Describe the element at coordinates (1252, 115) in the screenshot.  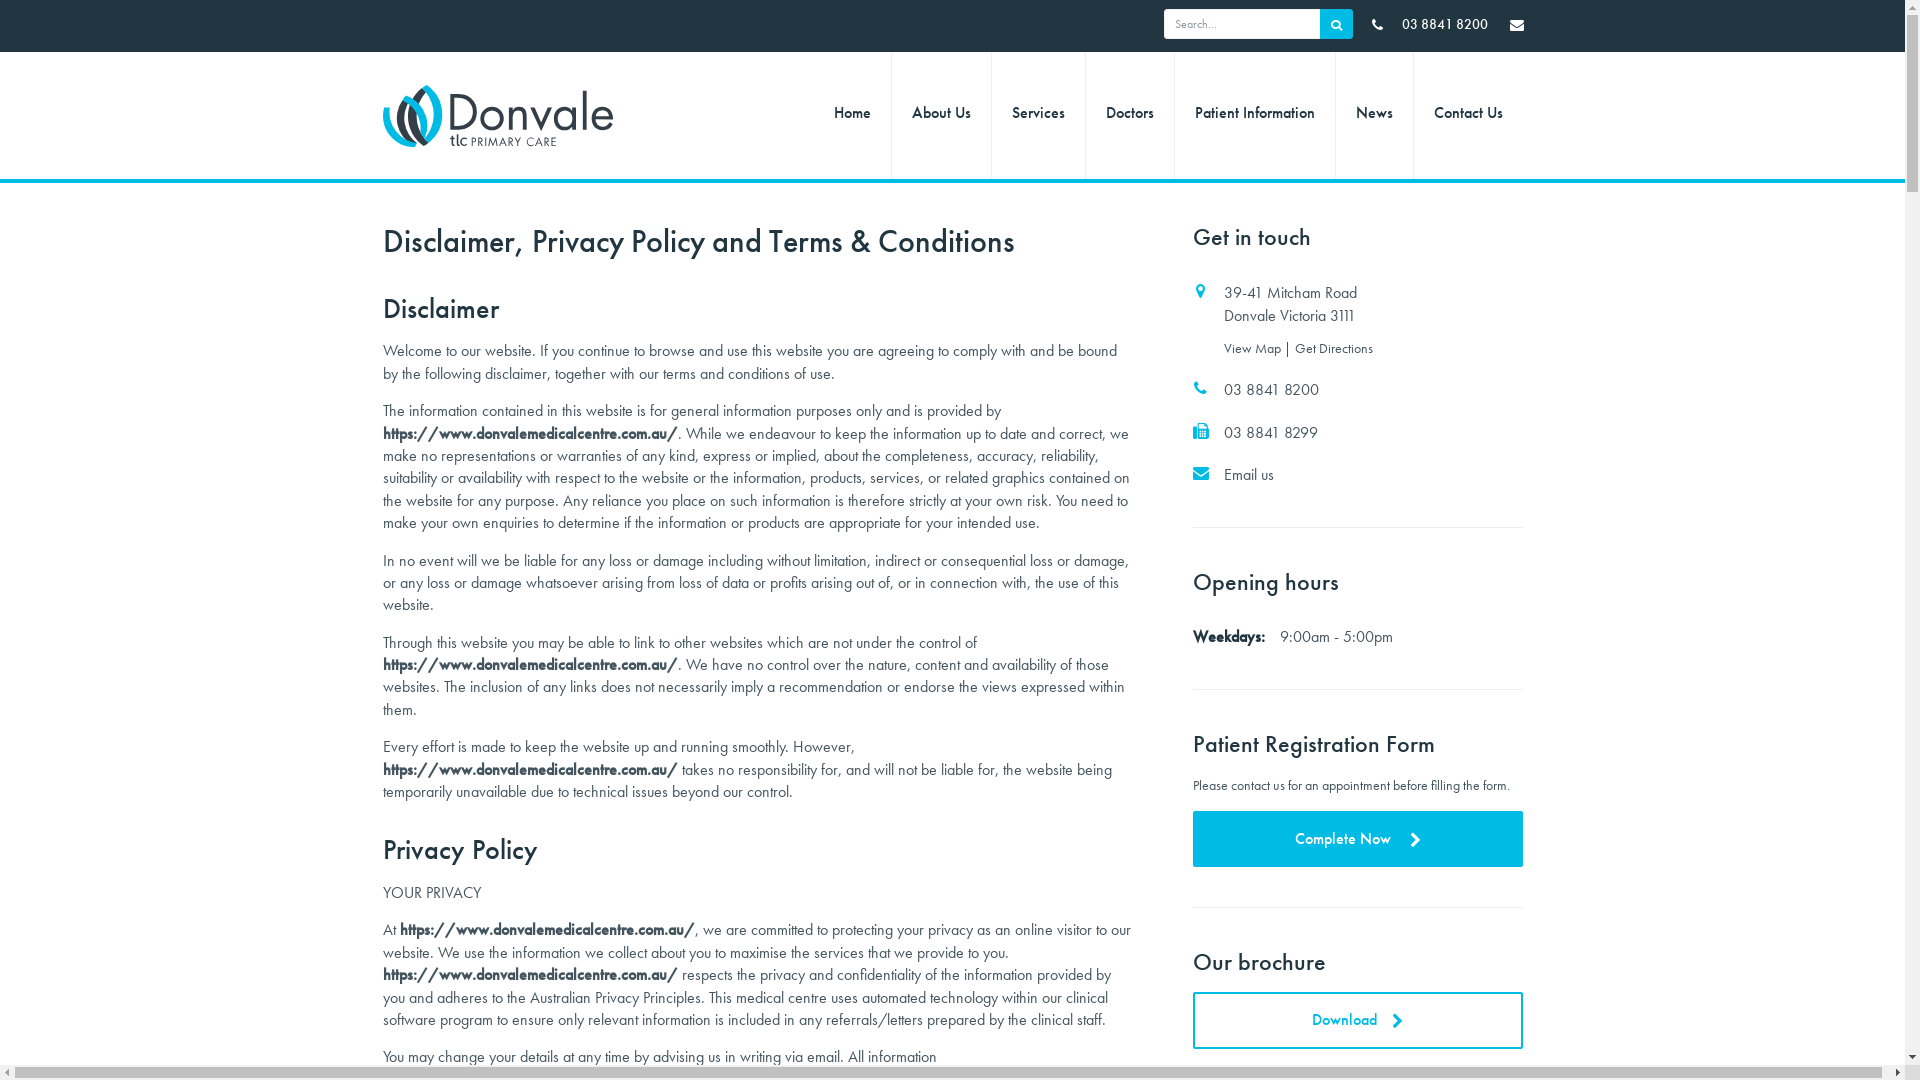
I see `'Patient Information'` at that location.